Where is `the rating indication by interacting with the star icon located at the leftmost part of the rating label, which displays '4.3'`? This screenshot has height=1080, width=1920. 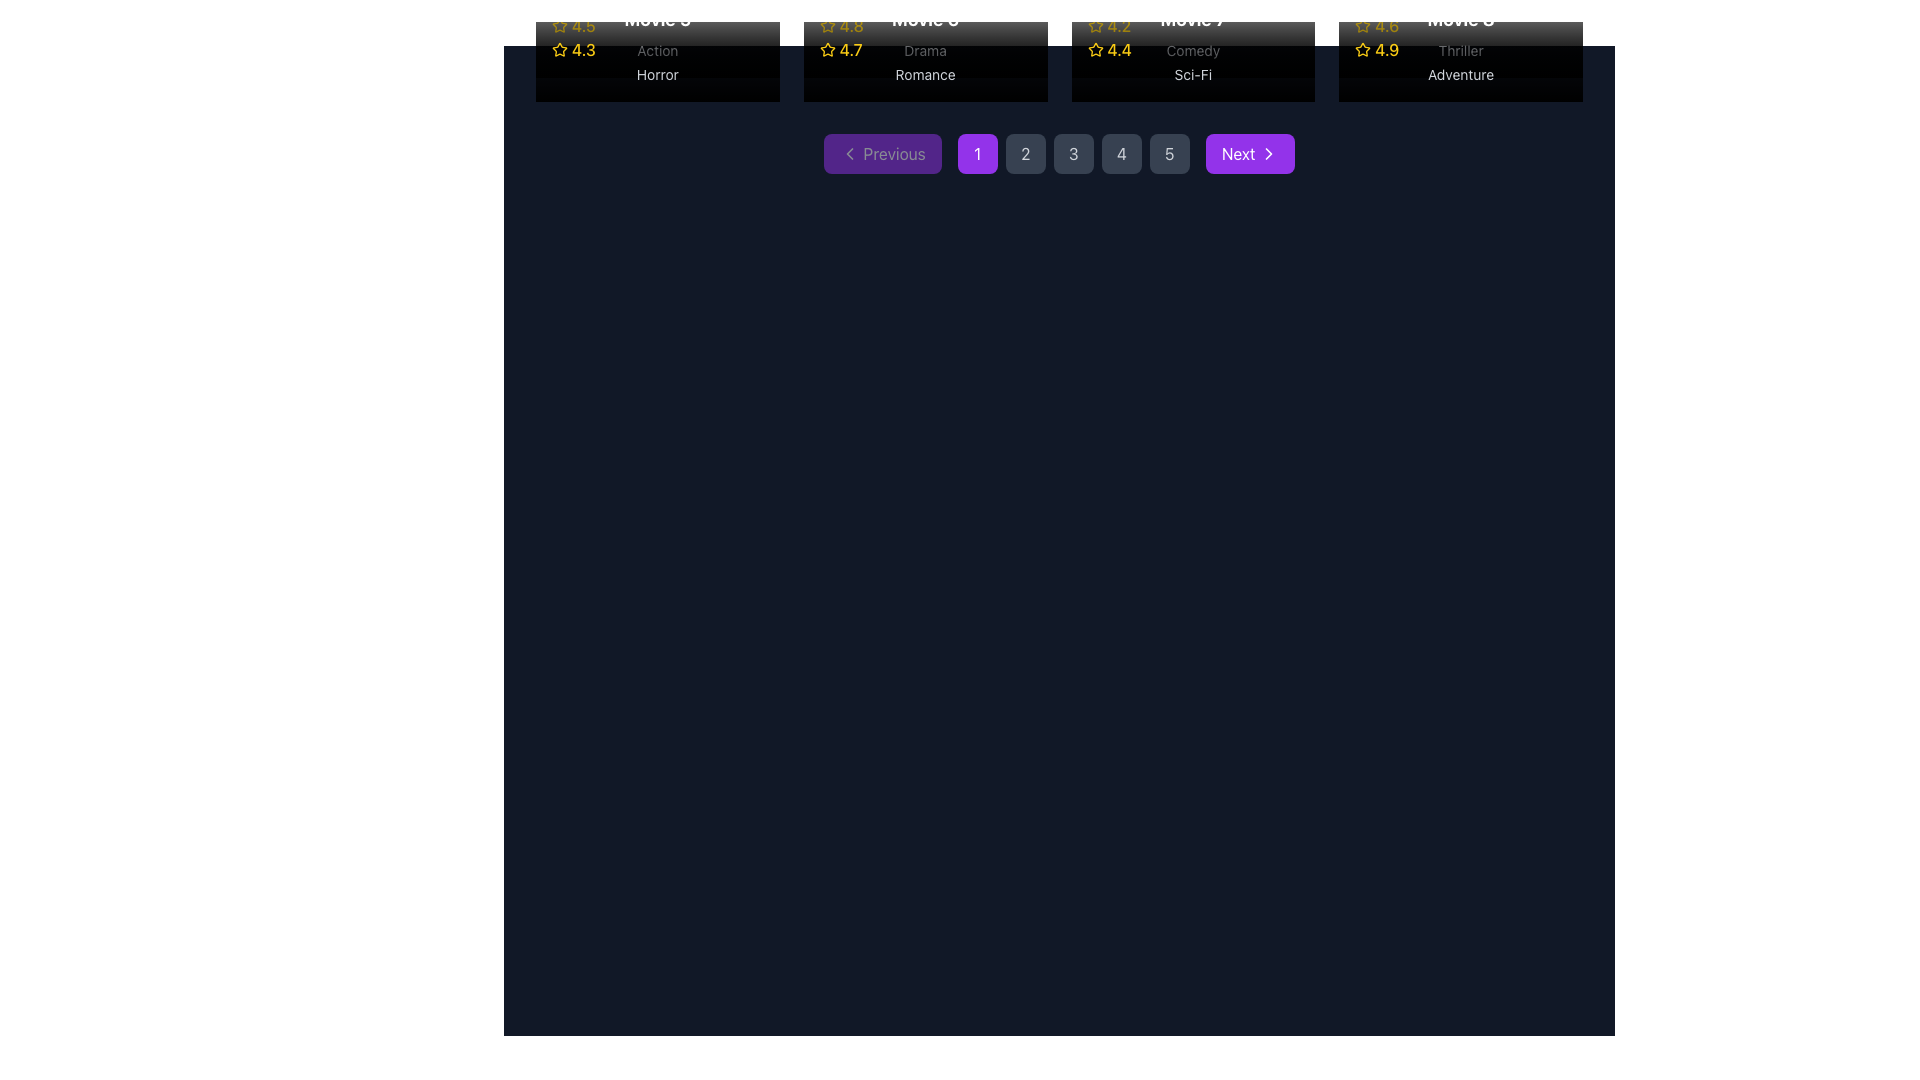 the rating indication by interacting with the star icon located at the leftmost part of the rating label, which displays '4.3' is located at coordinates (560, 49).